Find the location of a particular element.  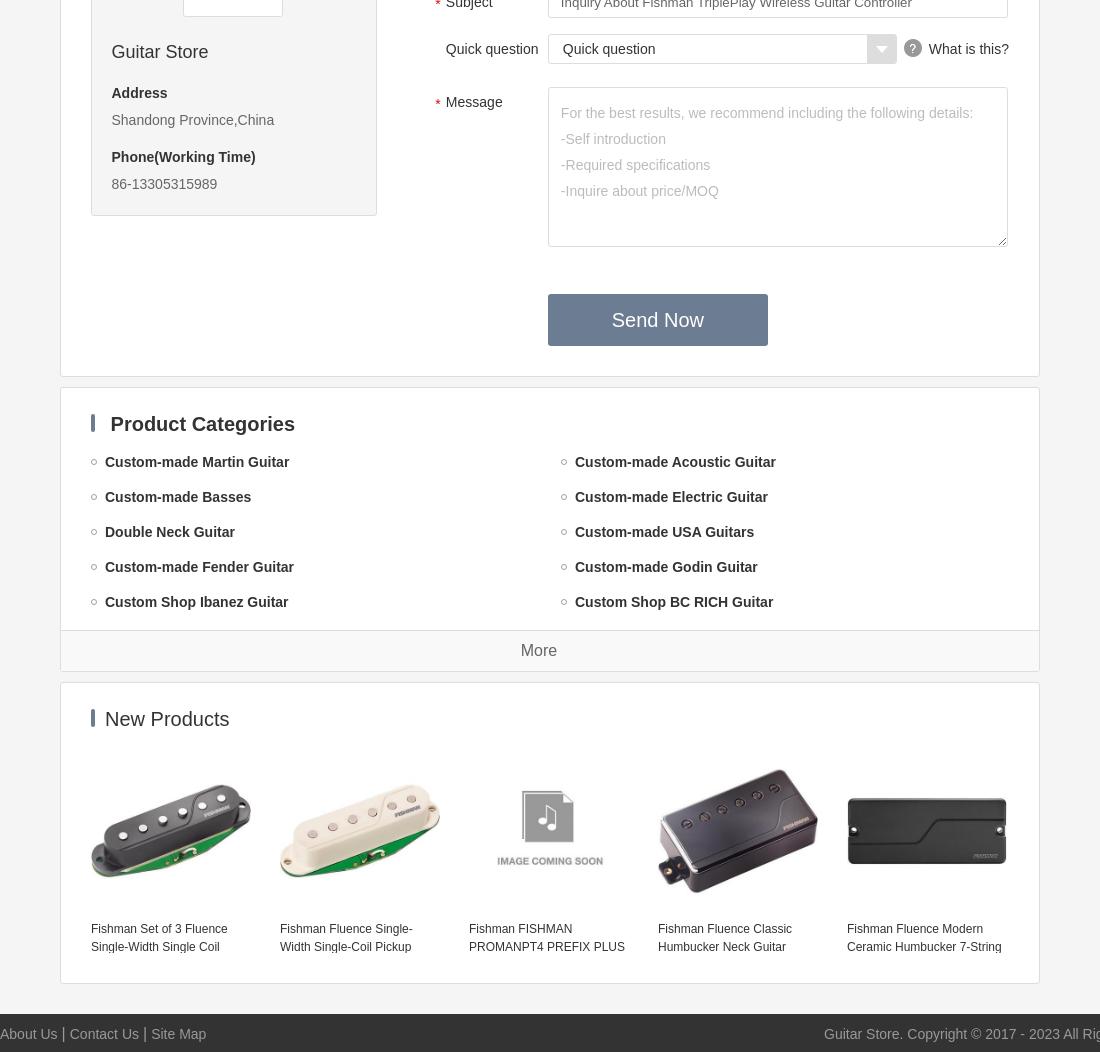

'Fishman Fluence Single-Width Single-Coil Pickup White' is located at coordinates (278, 946).